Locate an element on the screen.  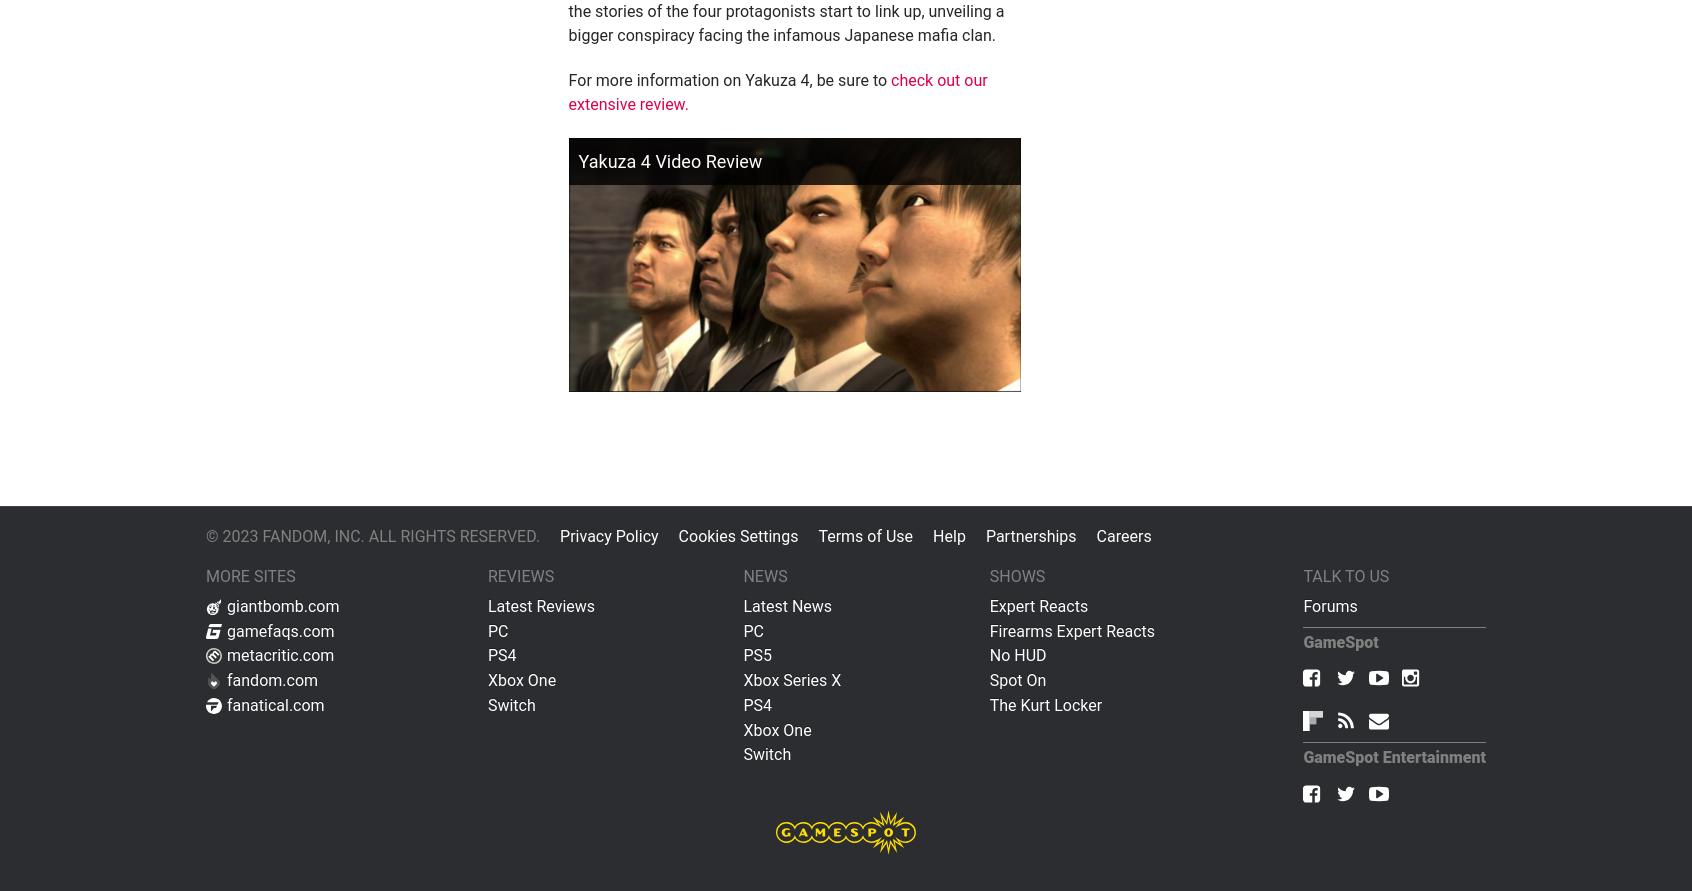
'fanatical.com' is located at coordinates (275, 703).